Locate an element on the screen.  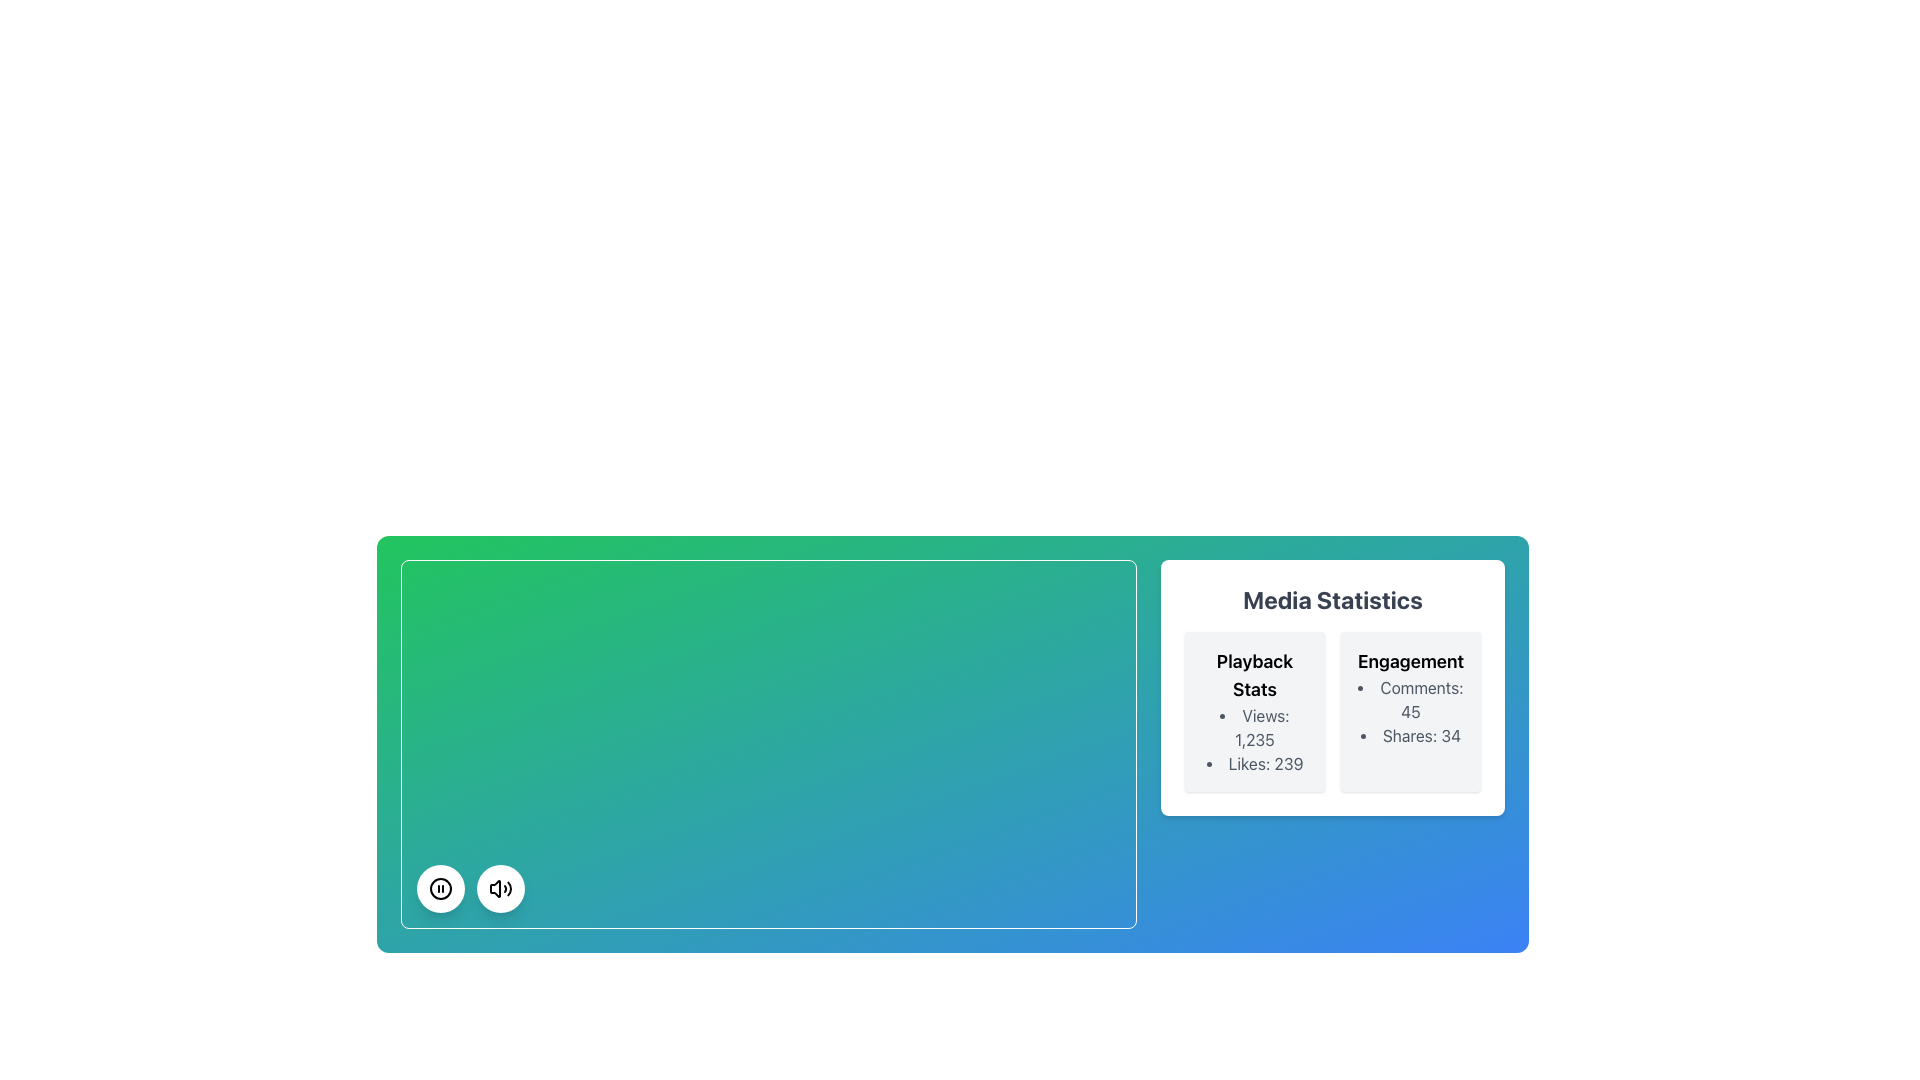
the circular sound button with a speaker icon and audio waves is located at coordinates (500, 887).